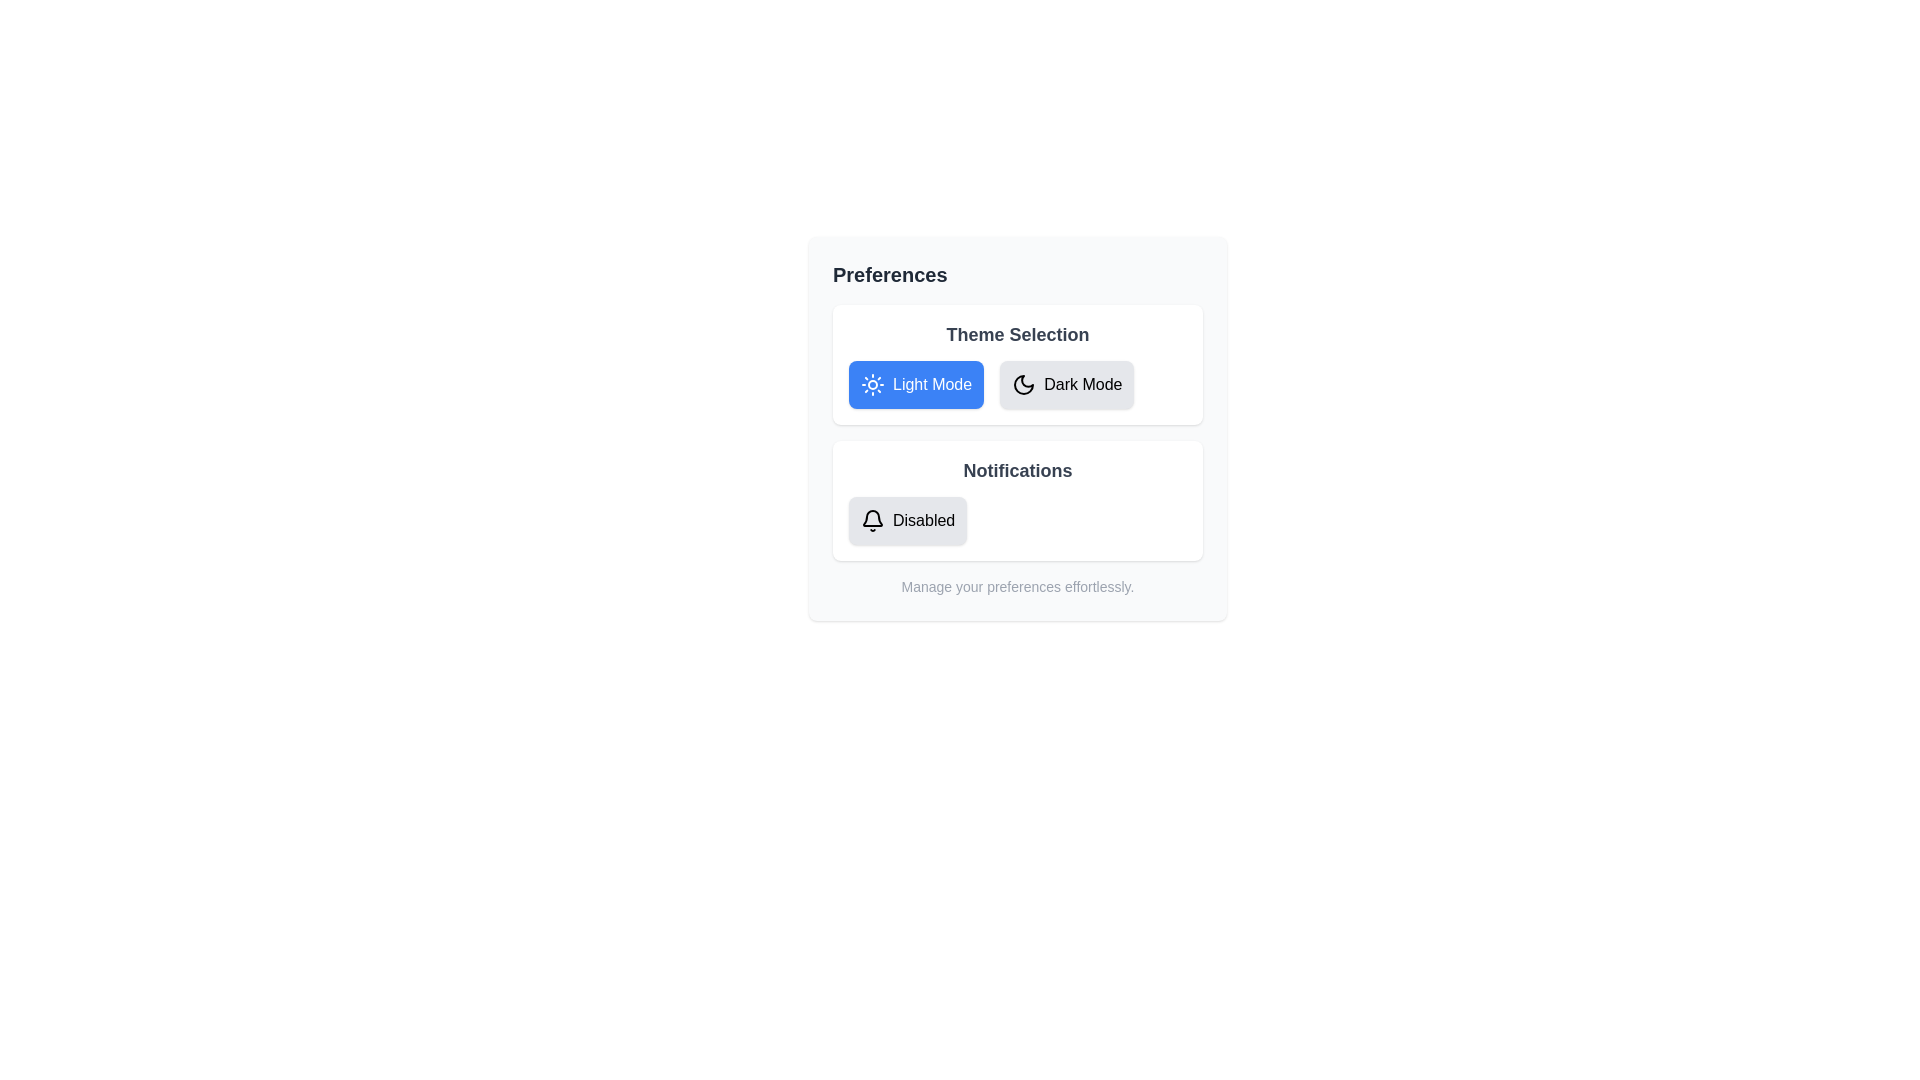 The image size is (1920, 1080). What do you see at coordinates (1017, 334) in the screenshot?
I see `the bold, large dark gray text label reading 'Theme Selection' which is centrally aligned at the top of the card containing the theme options` at bounding box center [1017, 334].